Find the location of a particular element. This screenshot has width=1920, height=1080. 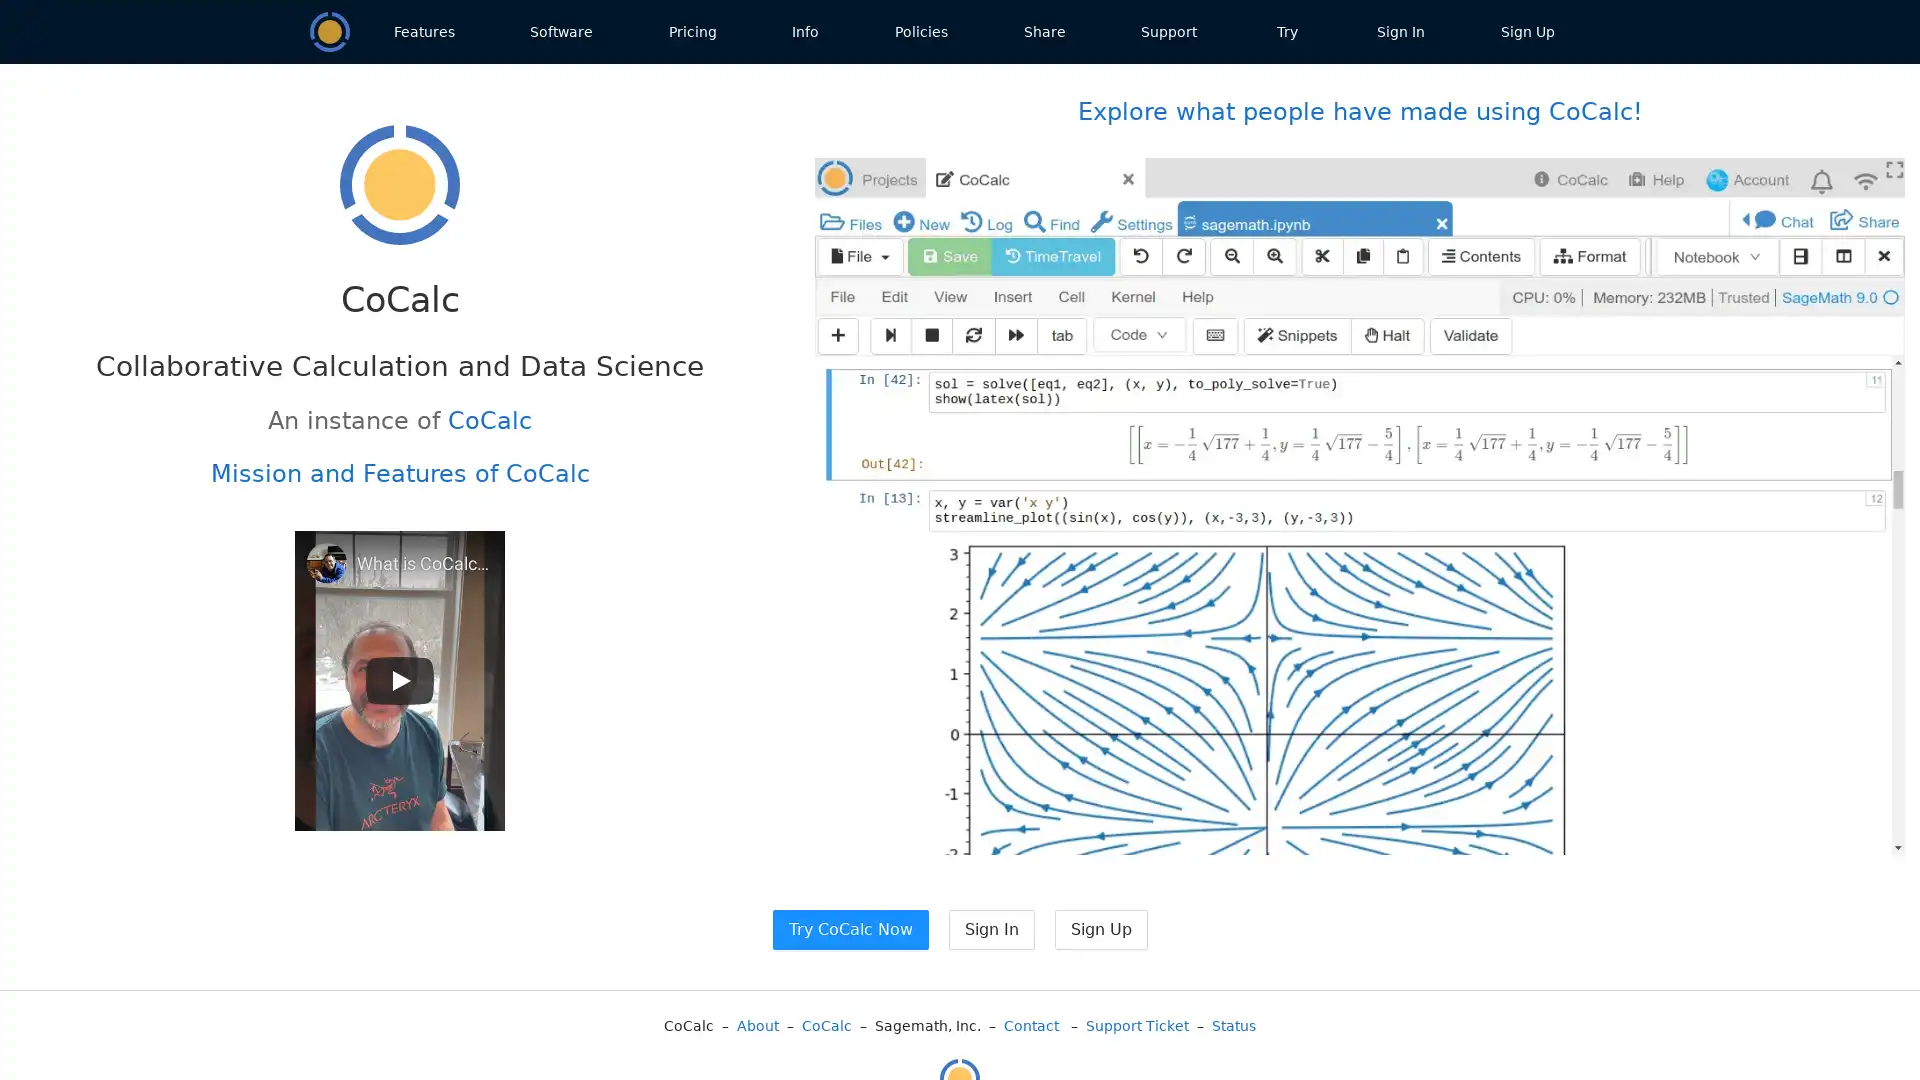

Sign In is located at coordinates (990, 929).